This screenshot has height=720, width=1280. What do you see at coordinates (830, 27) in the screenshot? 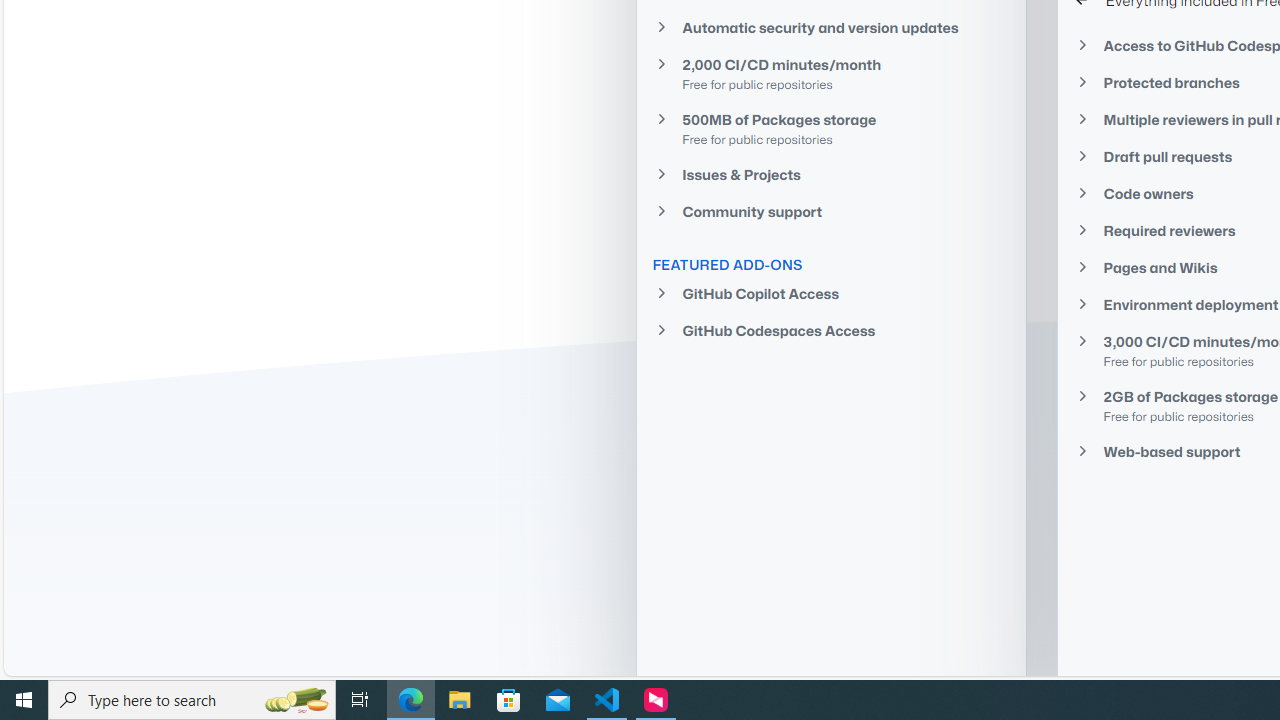
I see `'Automatic security and version updates'` at bounding box center [830, 27].